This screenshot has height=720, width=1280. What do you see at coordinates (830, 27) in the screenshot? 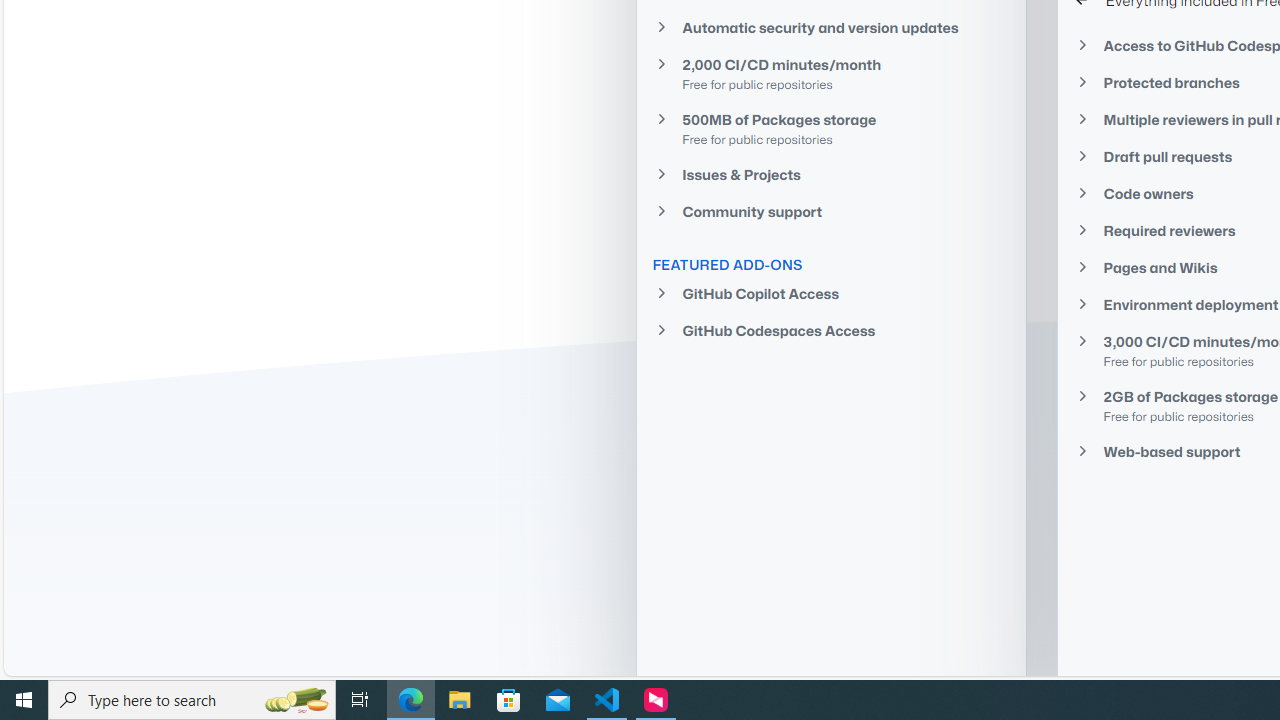
I see `'Automatic security and version updates'` at bounding box center [830, 27].